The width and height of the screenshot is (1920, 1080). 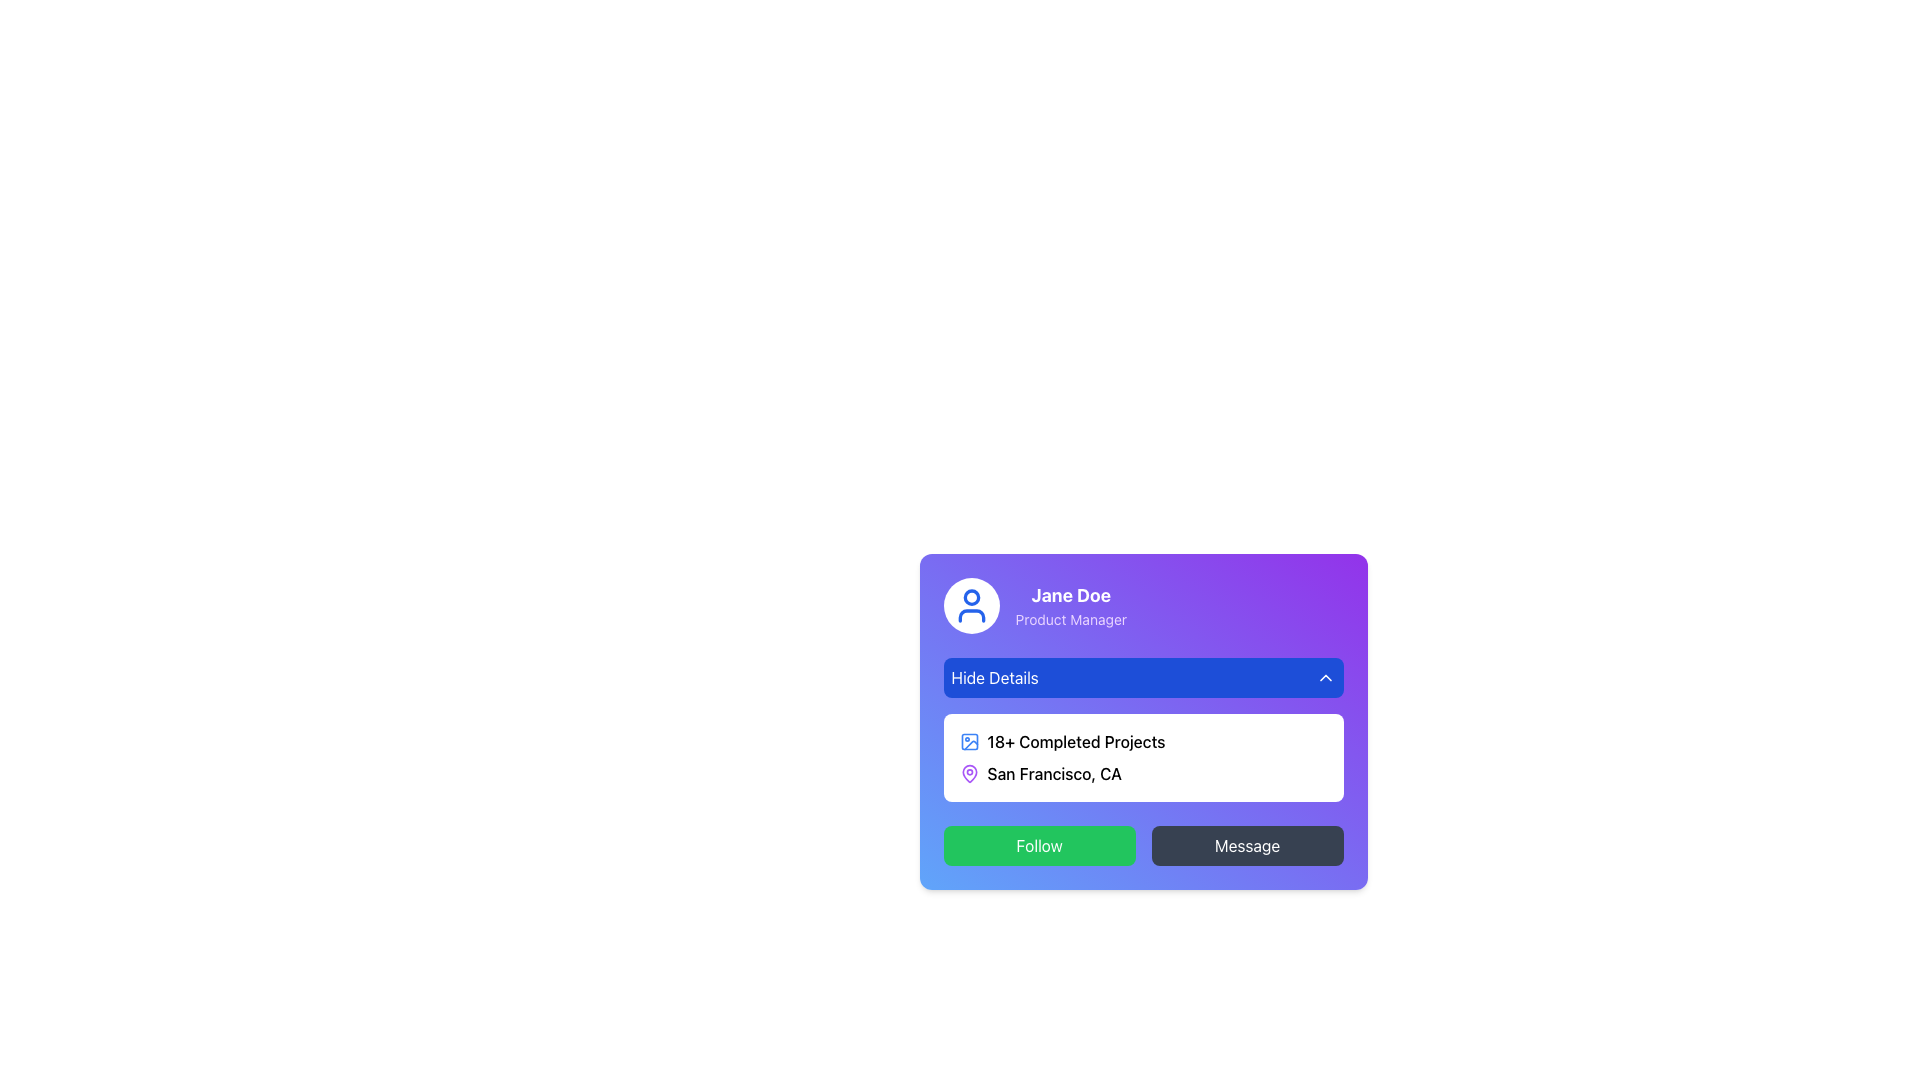 What do you see at coordinates (1070, 604) in the screenshot?
I see `information displayed in the Text Label which shows 'Jane Doe' and 'Product Manager' on a gradient purple background` at bounding box center [1070, 604].